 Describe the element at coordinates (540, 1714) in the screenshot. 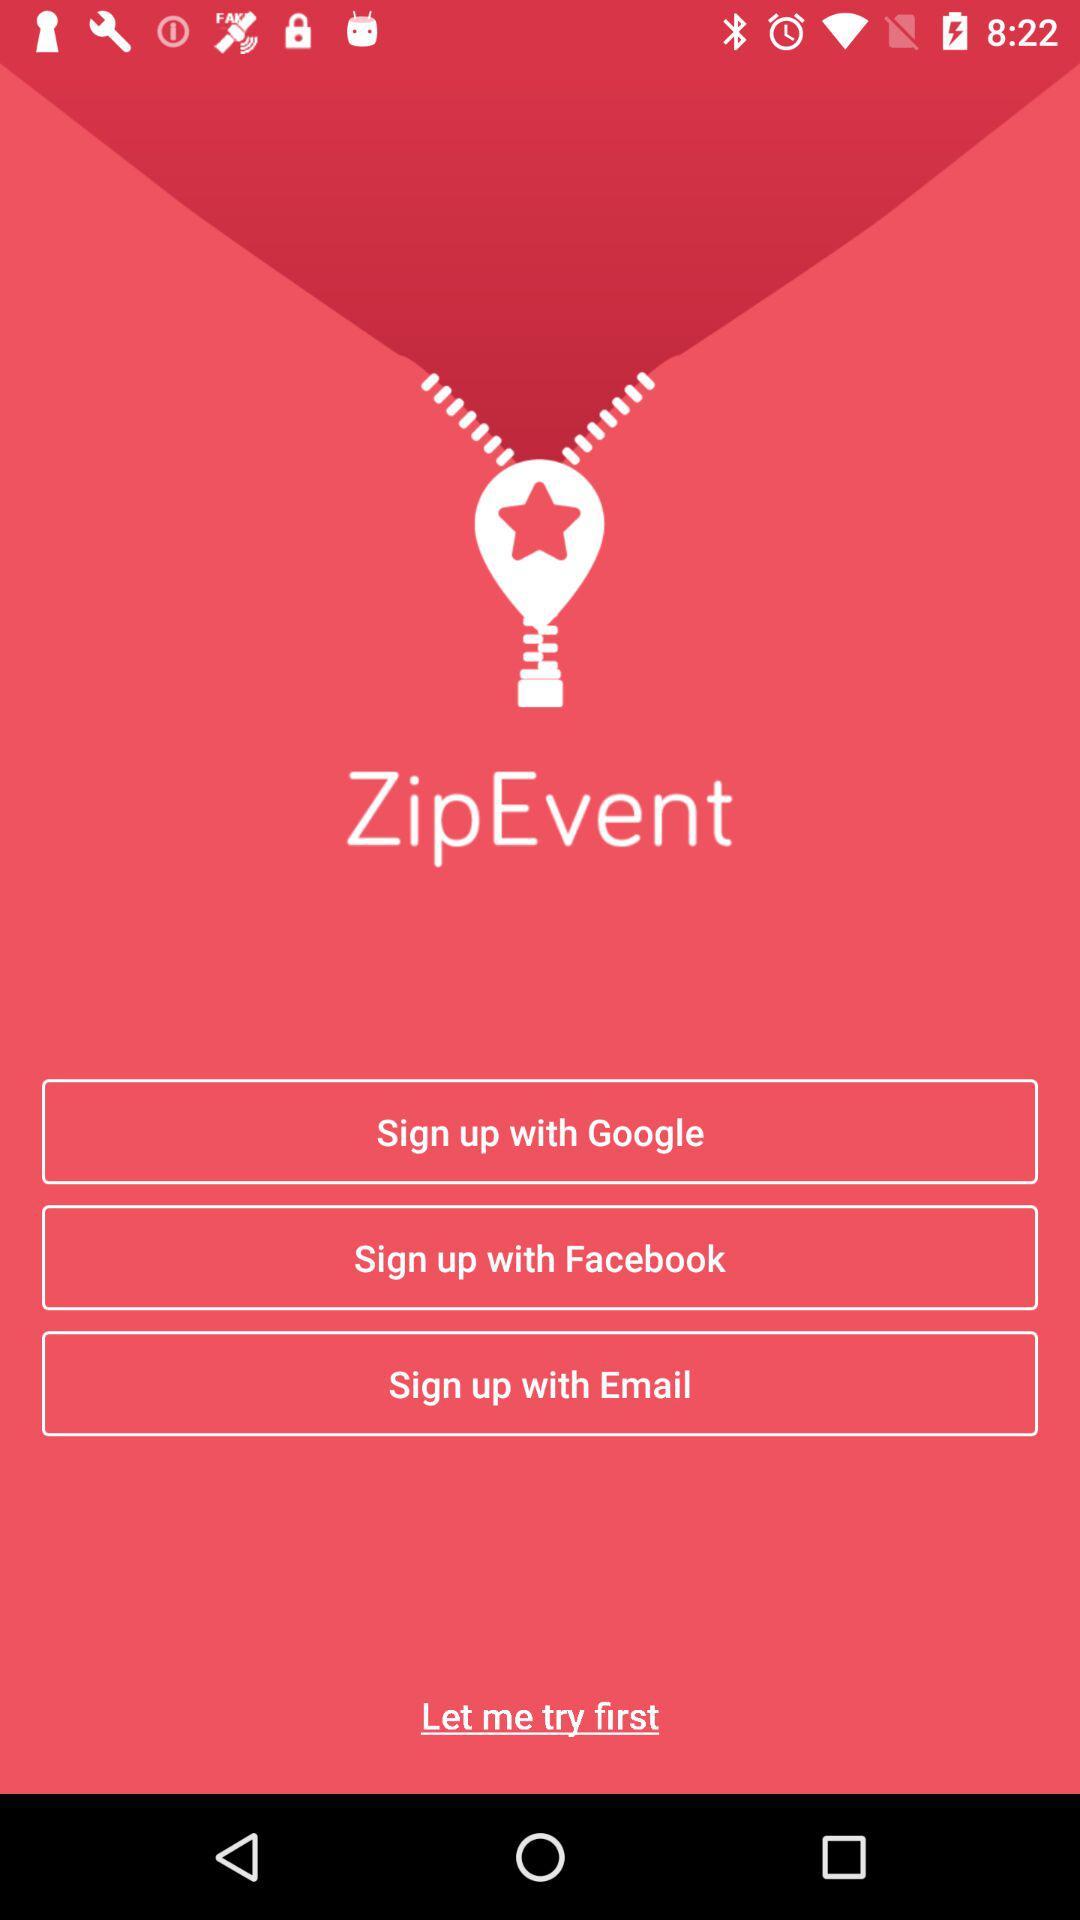

I see `the let me try button` at that location.